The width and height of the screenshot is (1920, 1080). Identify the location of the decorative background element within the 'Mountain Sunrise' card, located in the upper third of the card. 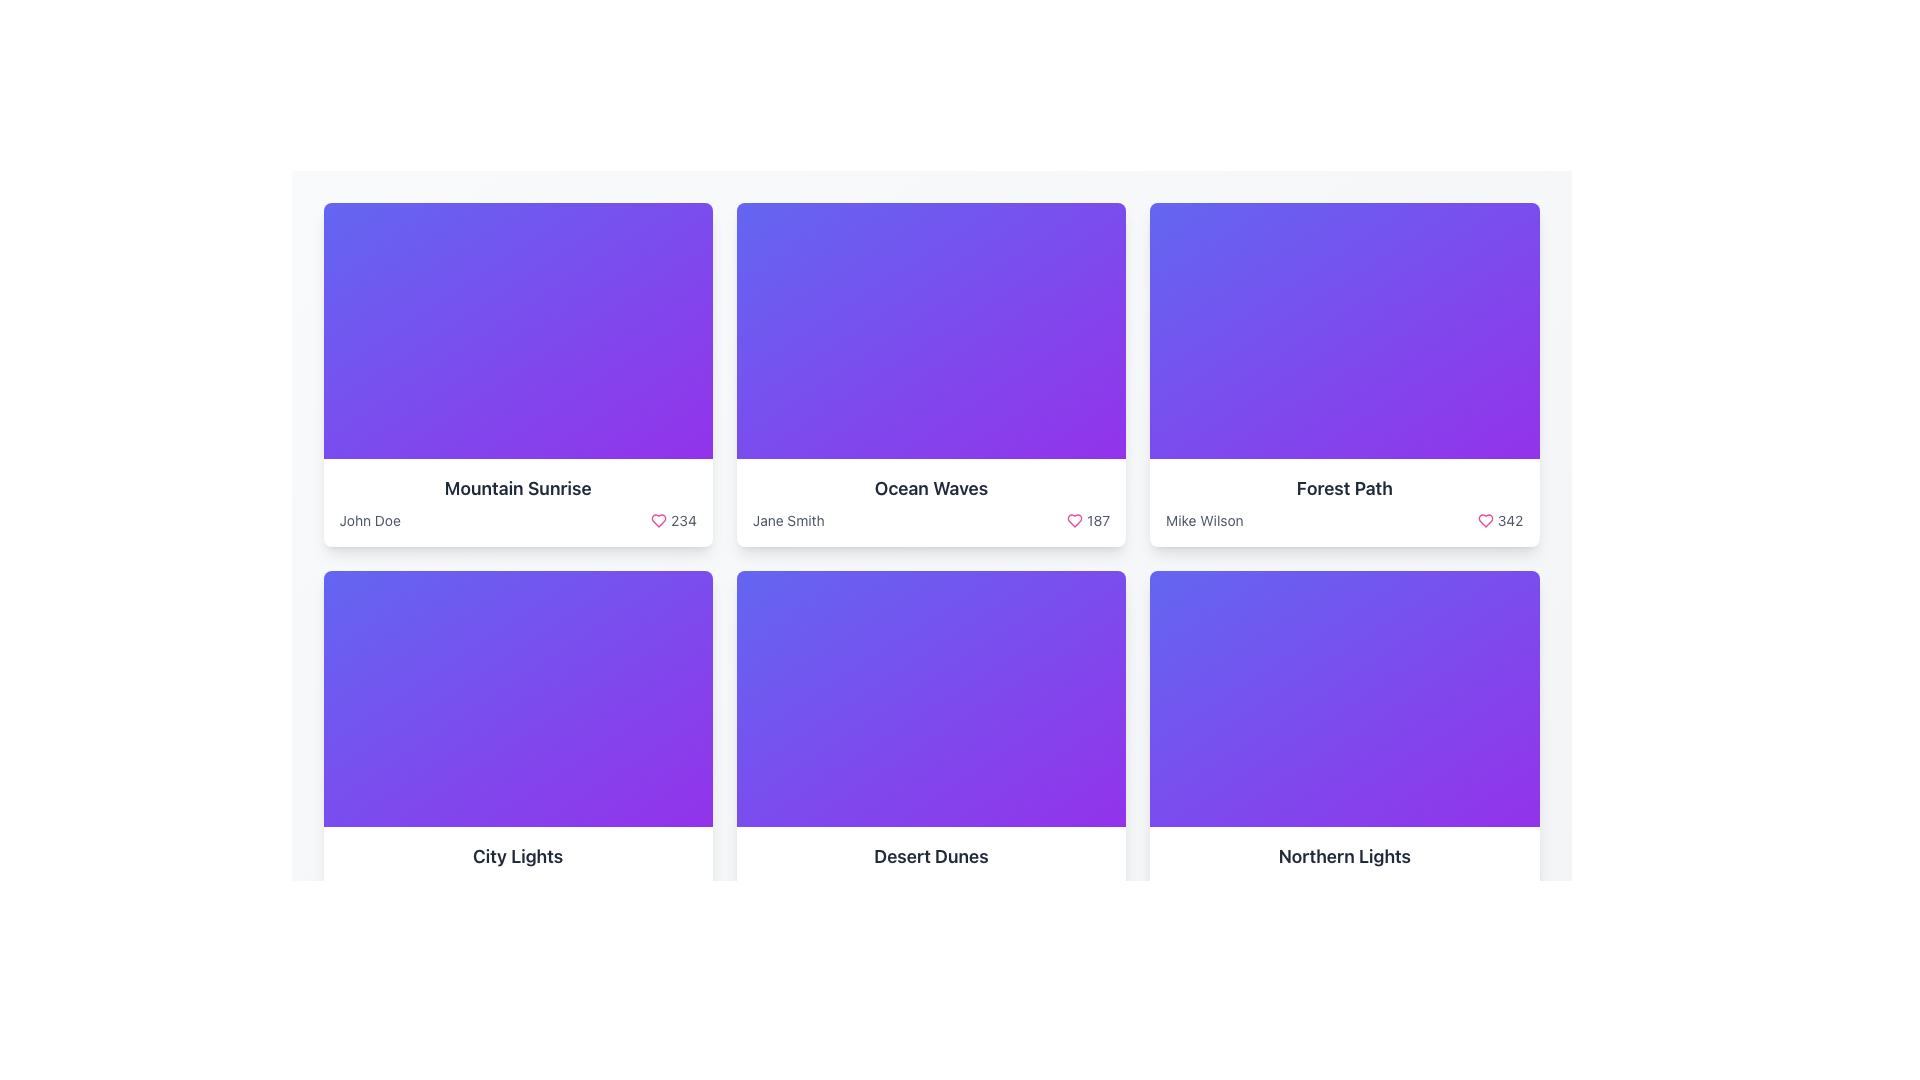
(518, 390).